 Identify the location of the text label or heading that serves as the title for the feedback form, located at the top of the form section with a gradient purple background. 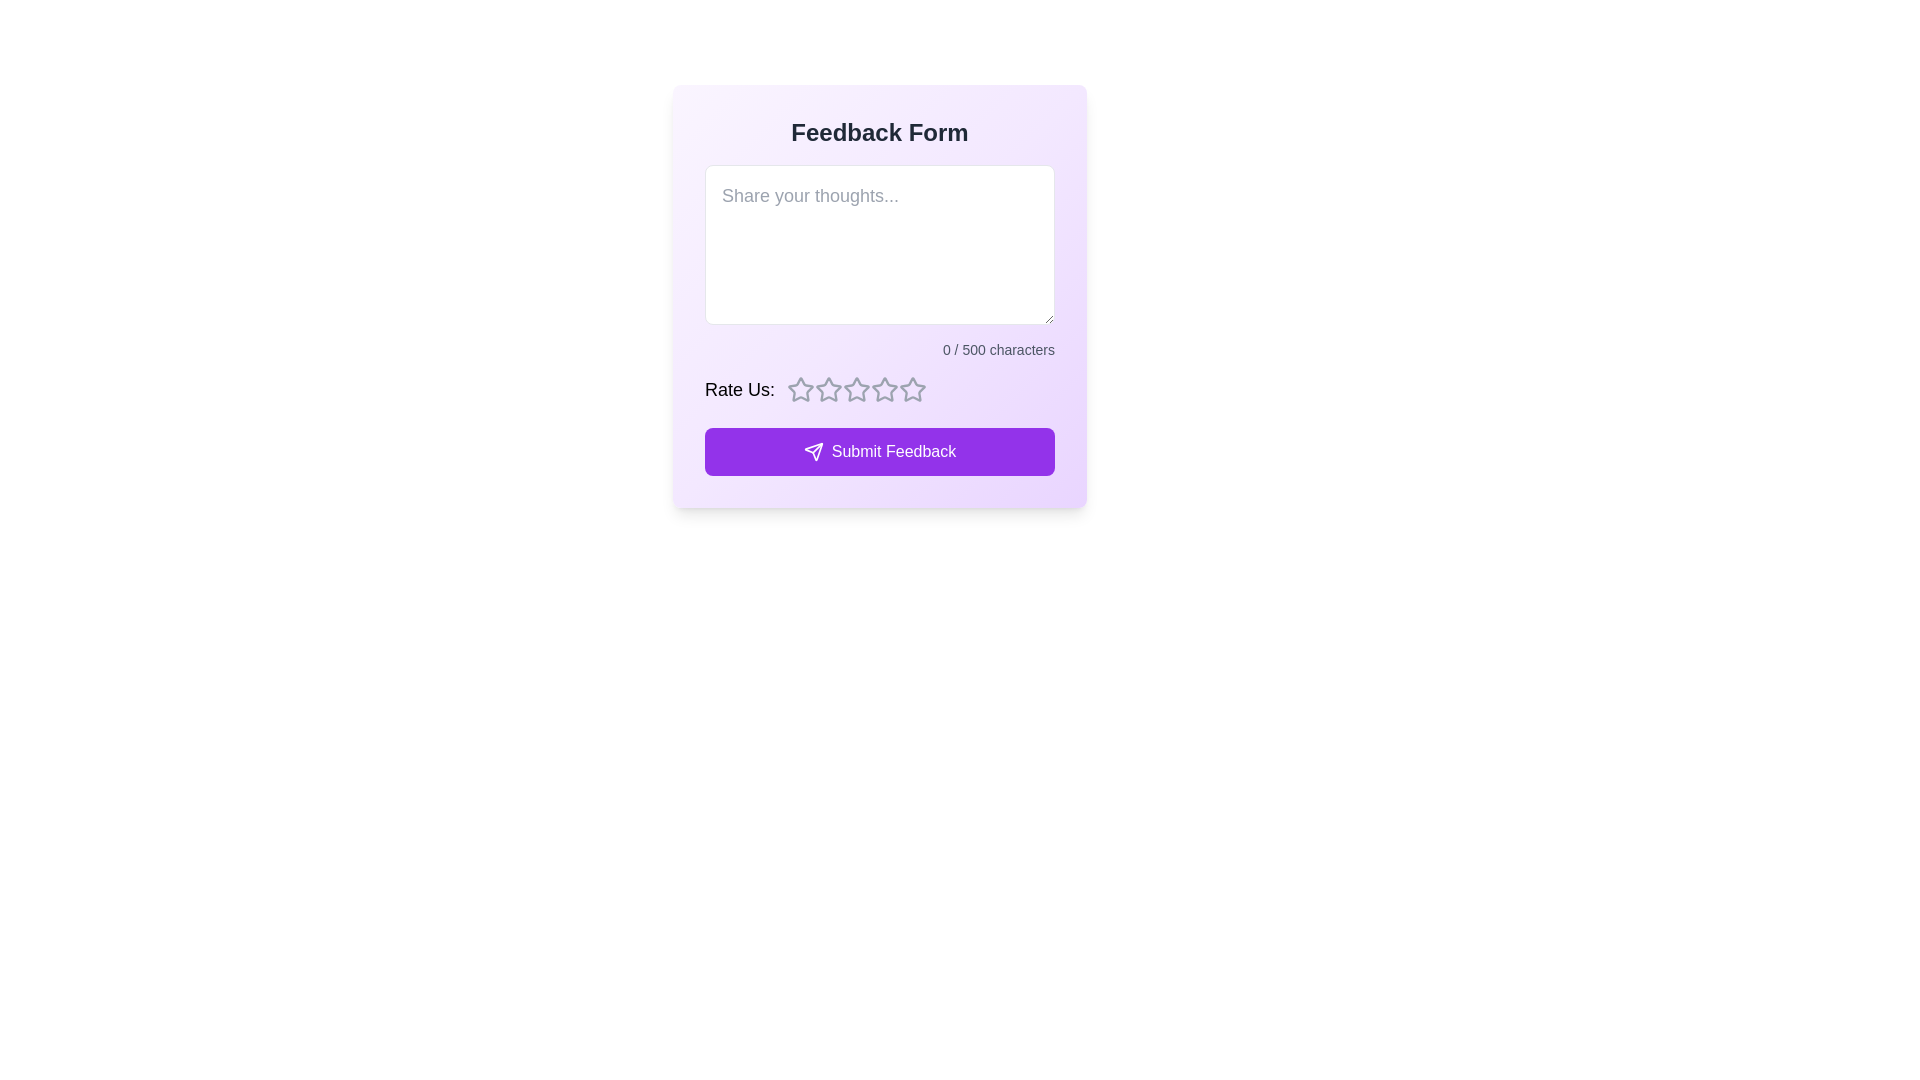
(879, 132).